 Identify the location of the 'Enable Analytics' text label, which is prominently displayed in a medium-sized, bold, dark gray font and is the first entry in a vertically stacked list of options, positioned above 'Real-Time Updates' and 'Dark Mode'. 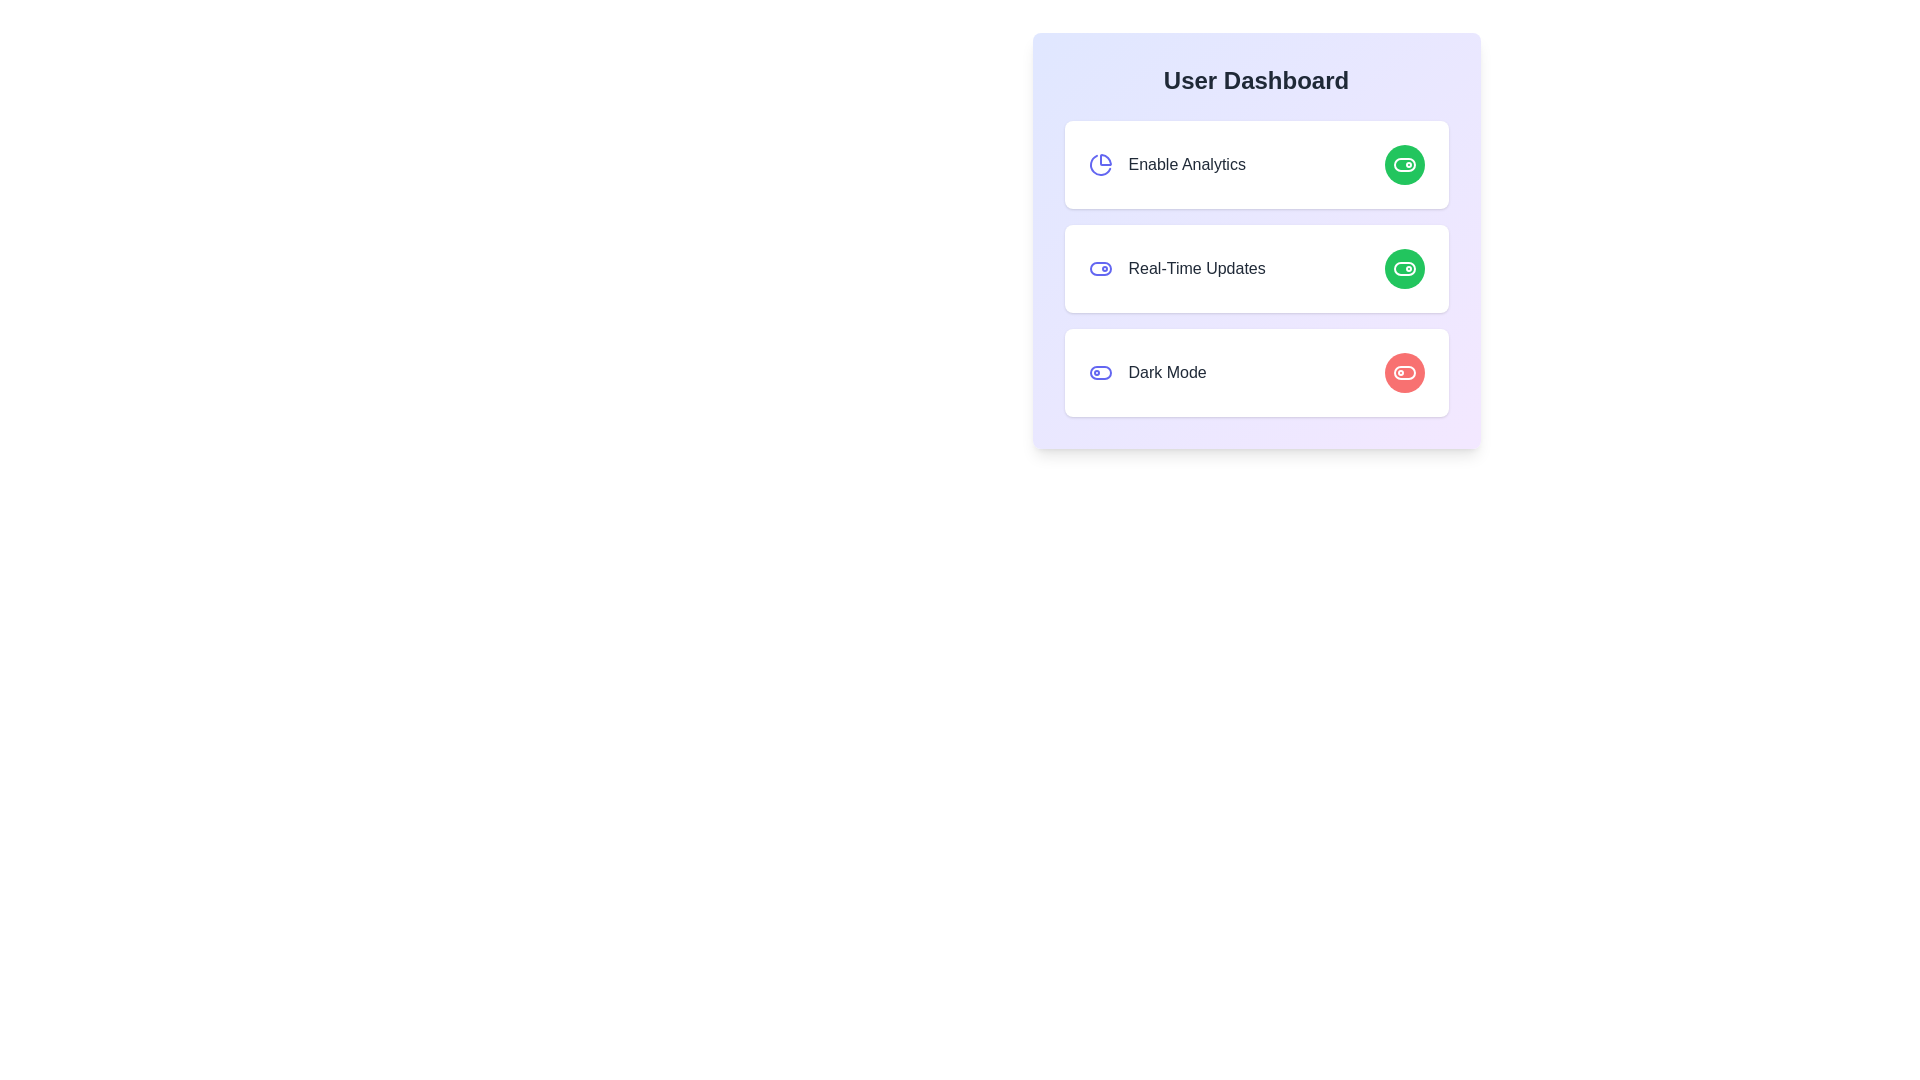
(1167, 164).